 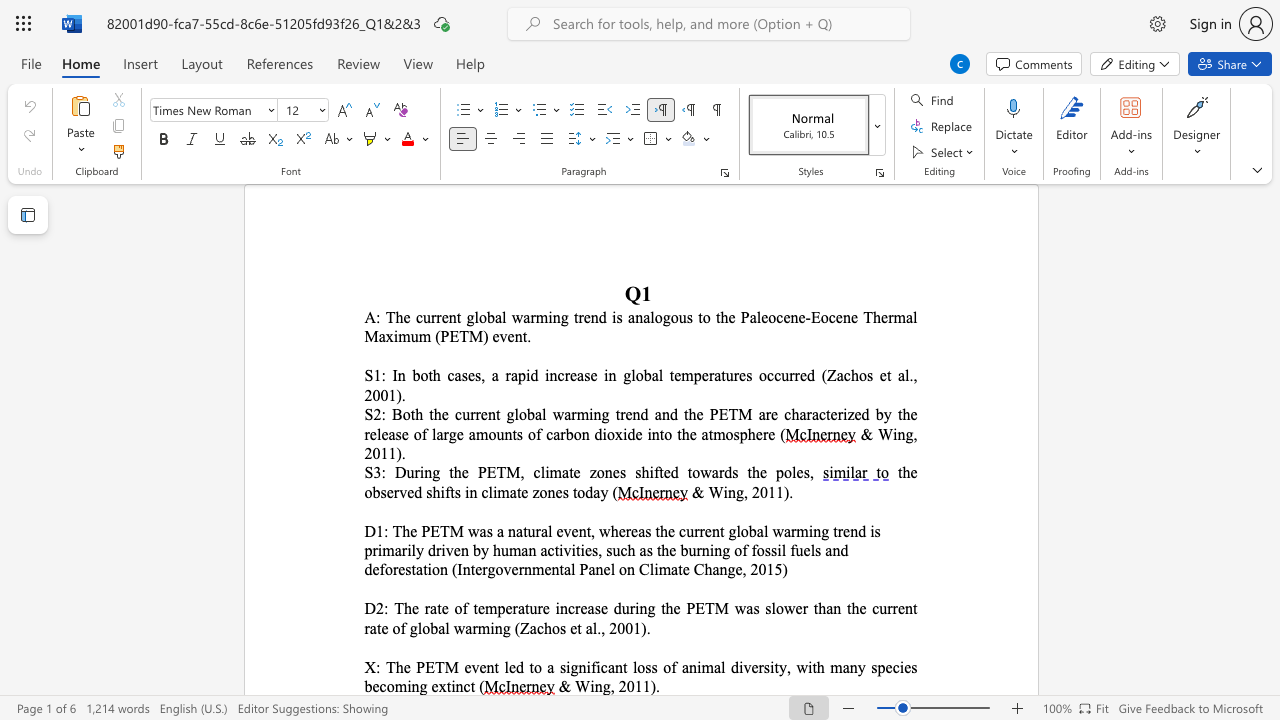 I want to click on the space between the continuous character "g" and "," in the text, so click(x=608, y=685).